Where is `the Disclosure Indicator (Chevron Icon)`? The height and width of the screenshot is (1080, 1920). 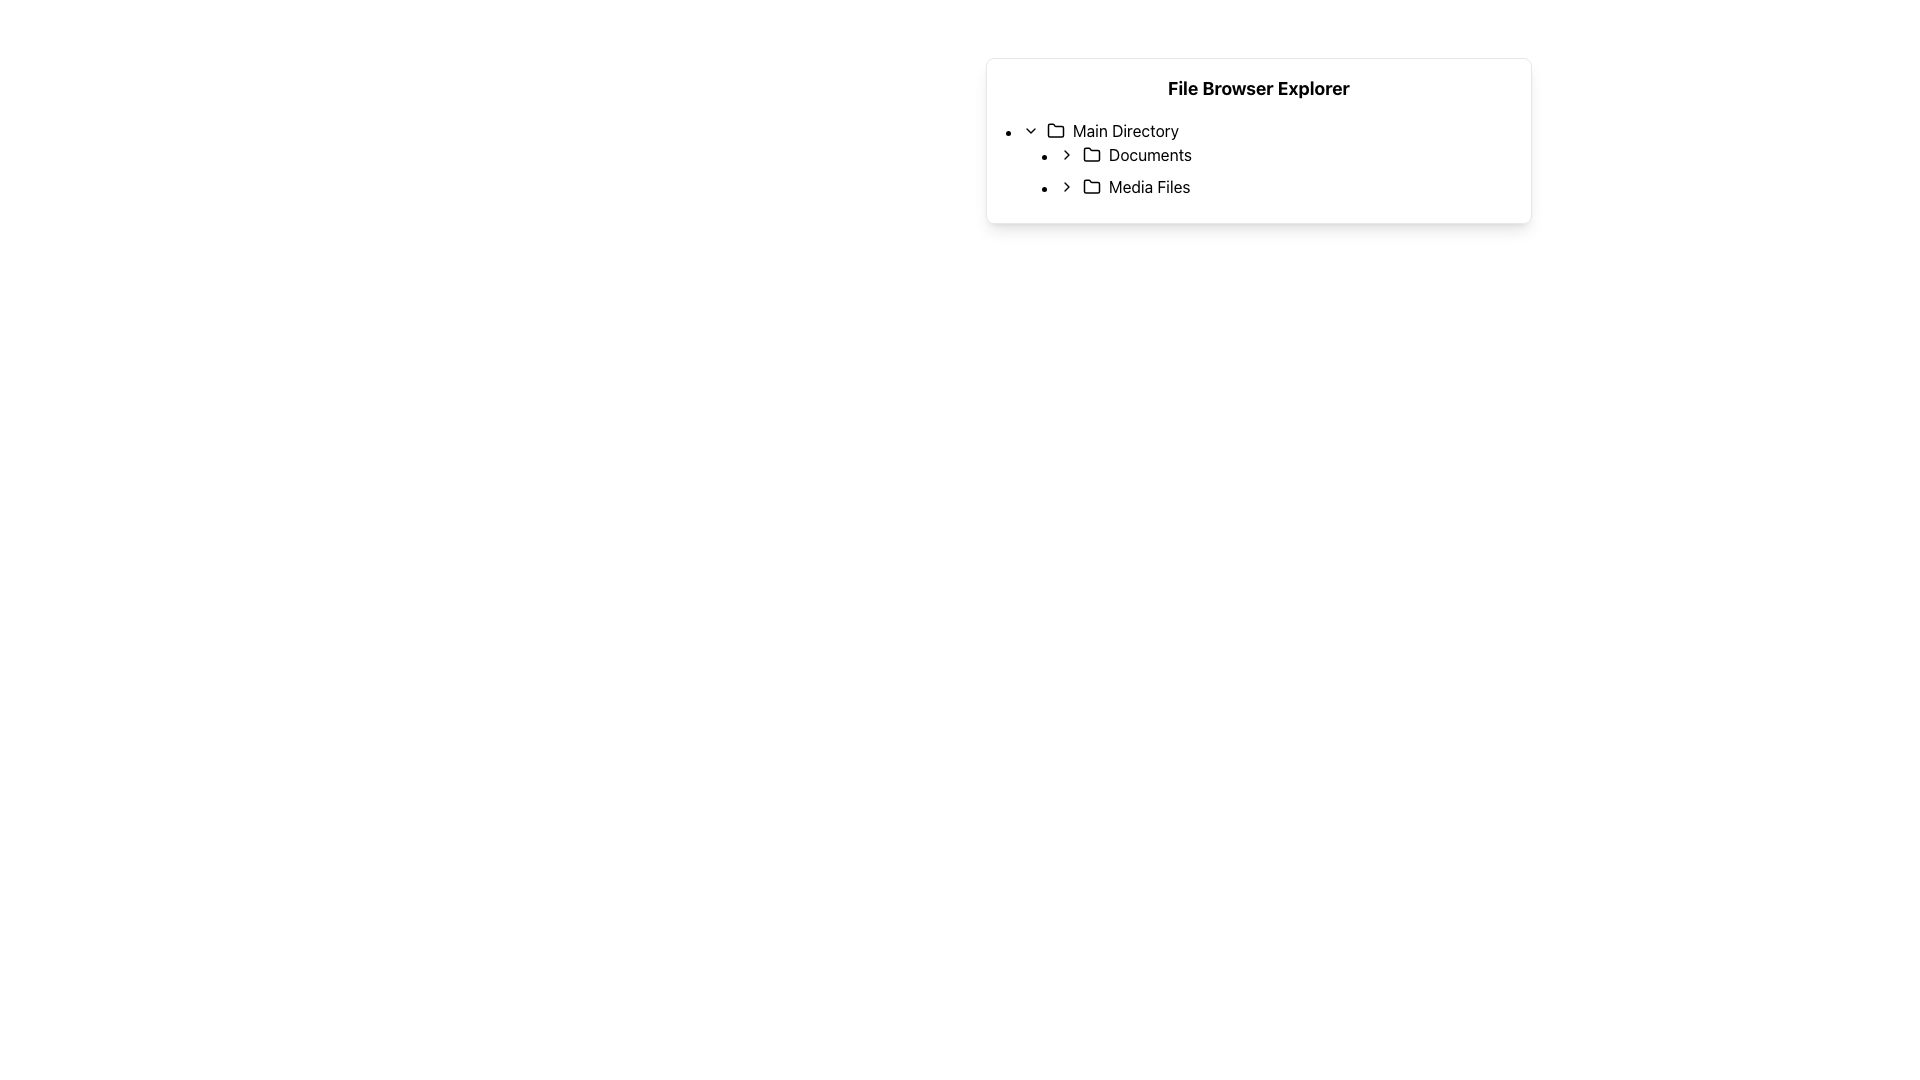 the Disclosure Indicator (Chevron Icon) is located at coordinates (1065, 186).